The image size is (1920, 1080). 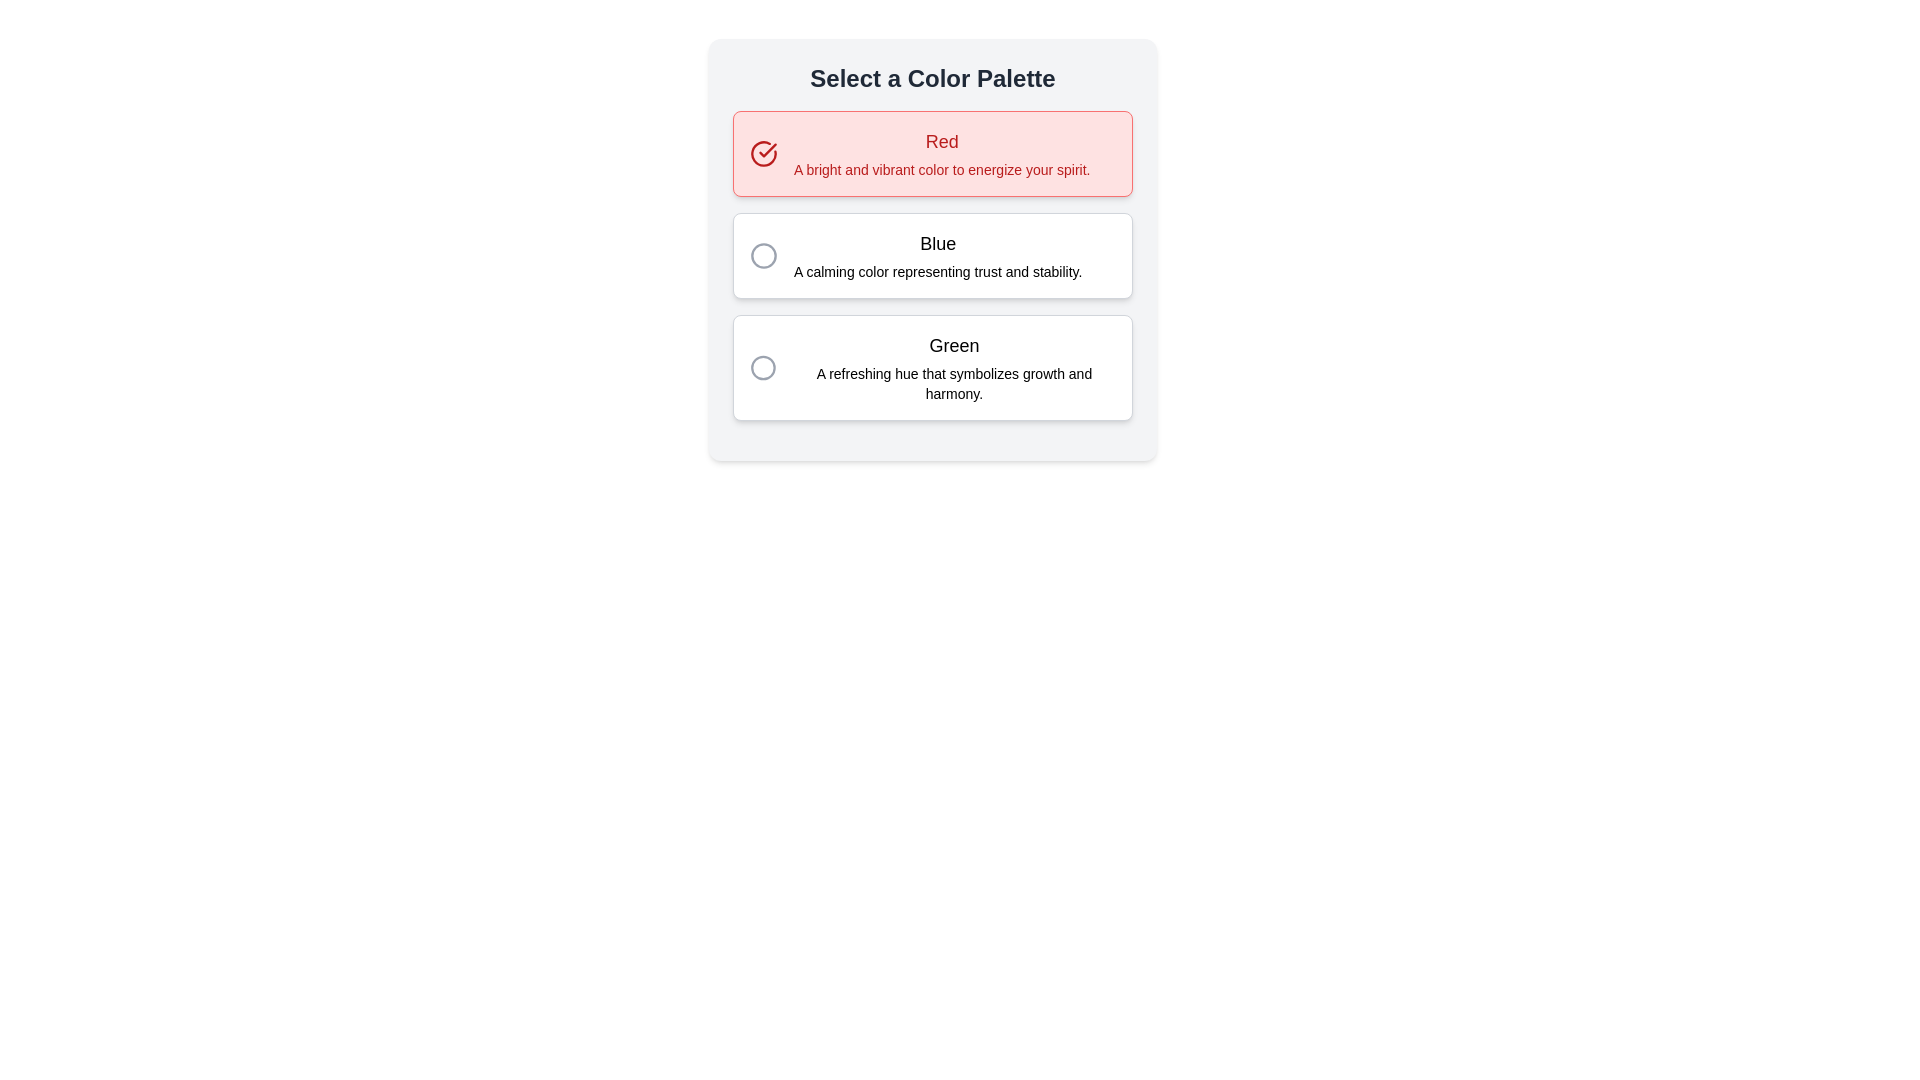 I want to click on the 'Red' color option text label, which is the first selectable element in the color palette list, so click(x=941, y=153).